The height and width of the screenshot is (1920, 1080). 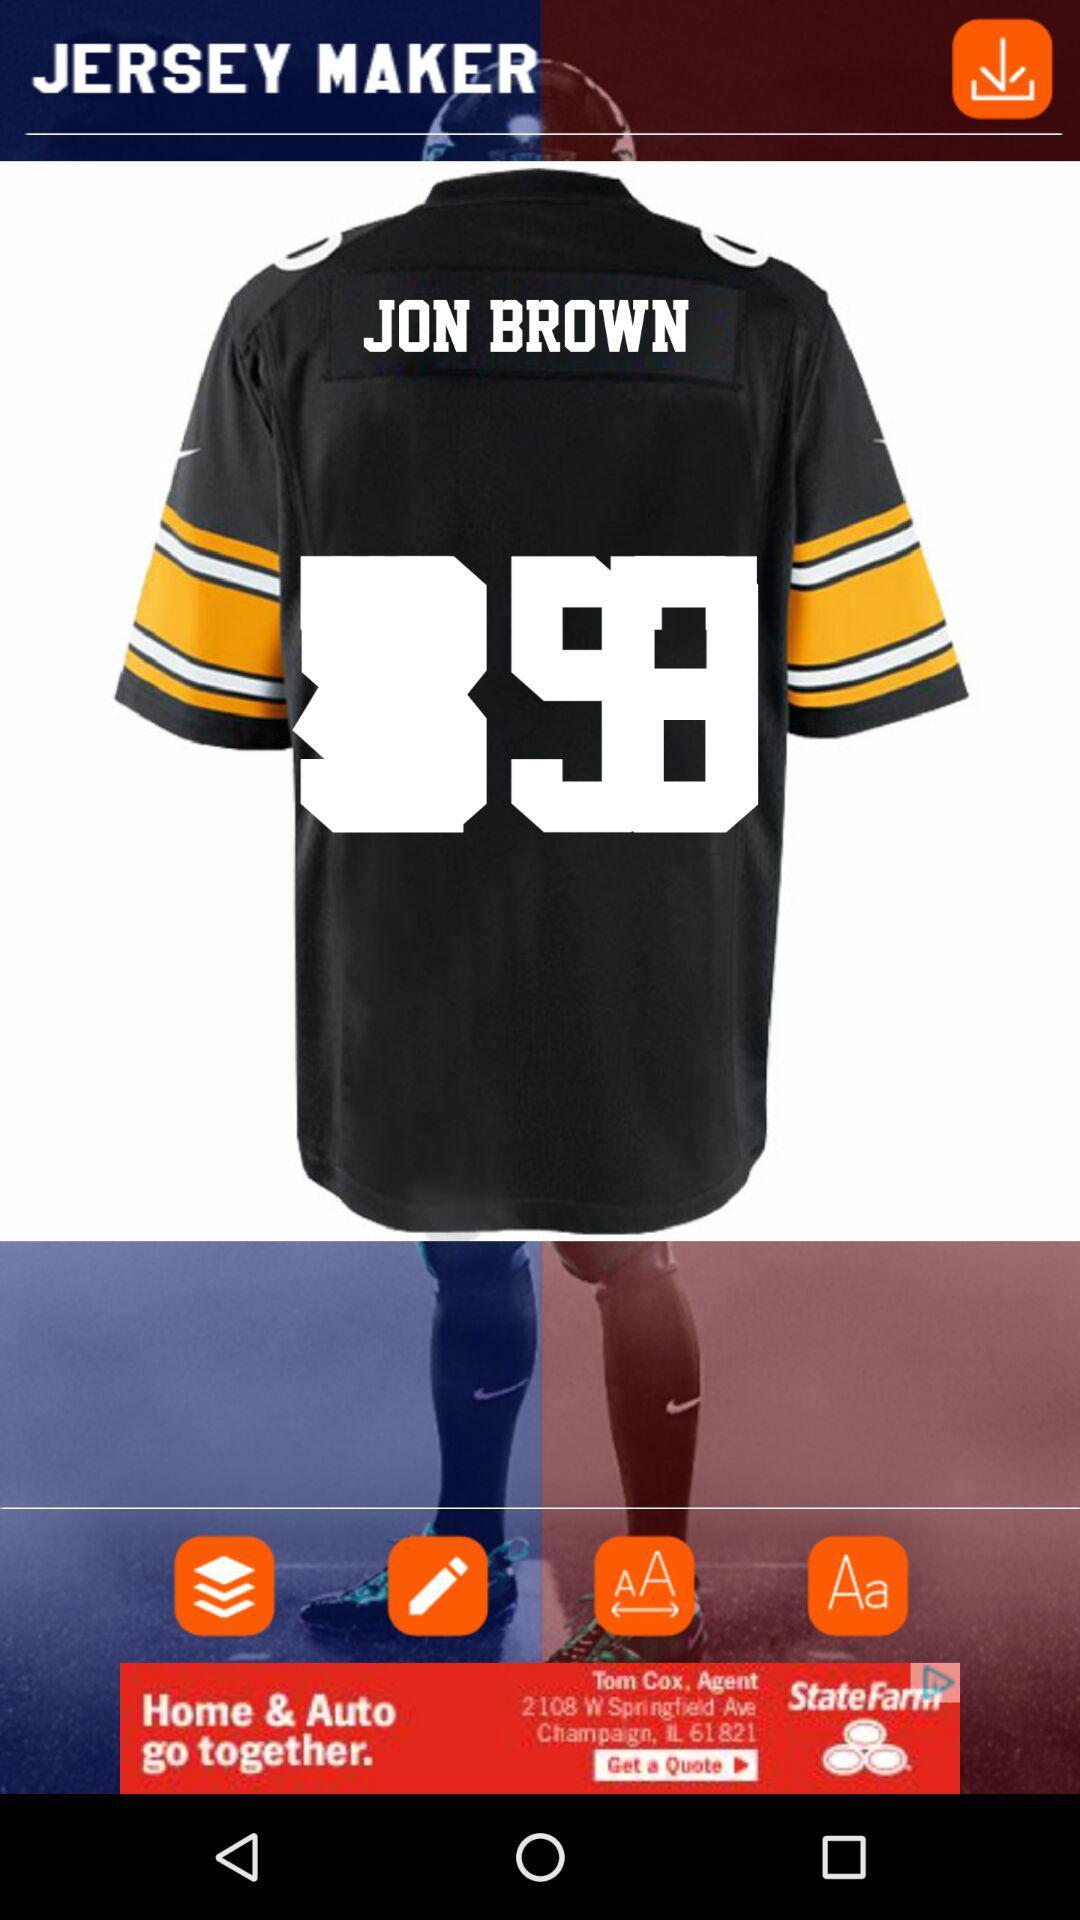 I want to click on caps, so click(x=855, y=1584).